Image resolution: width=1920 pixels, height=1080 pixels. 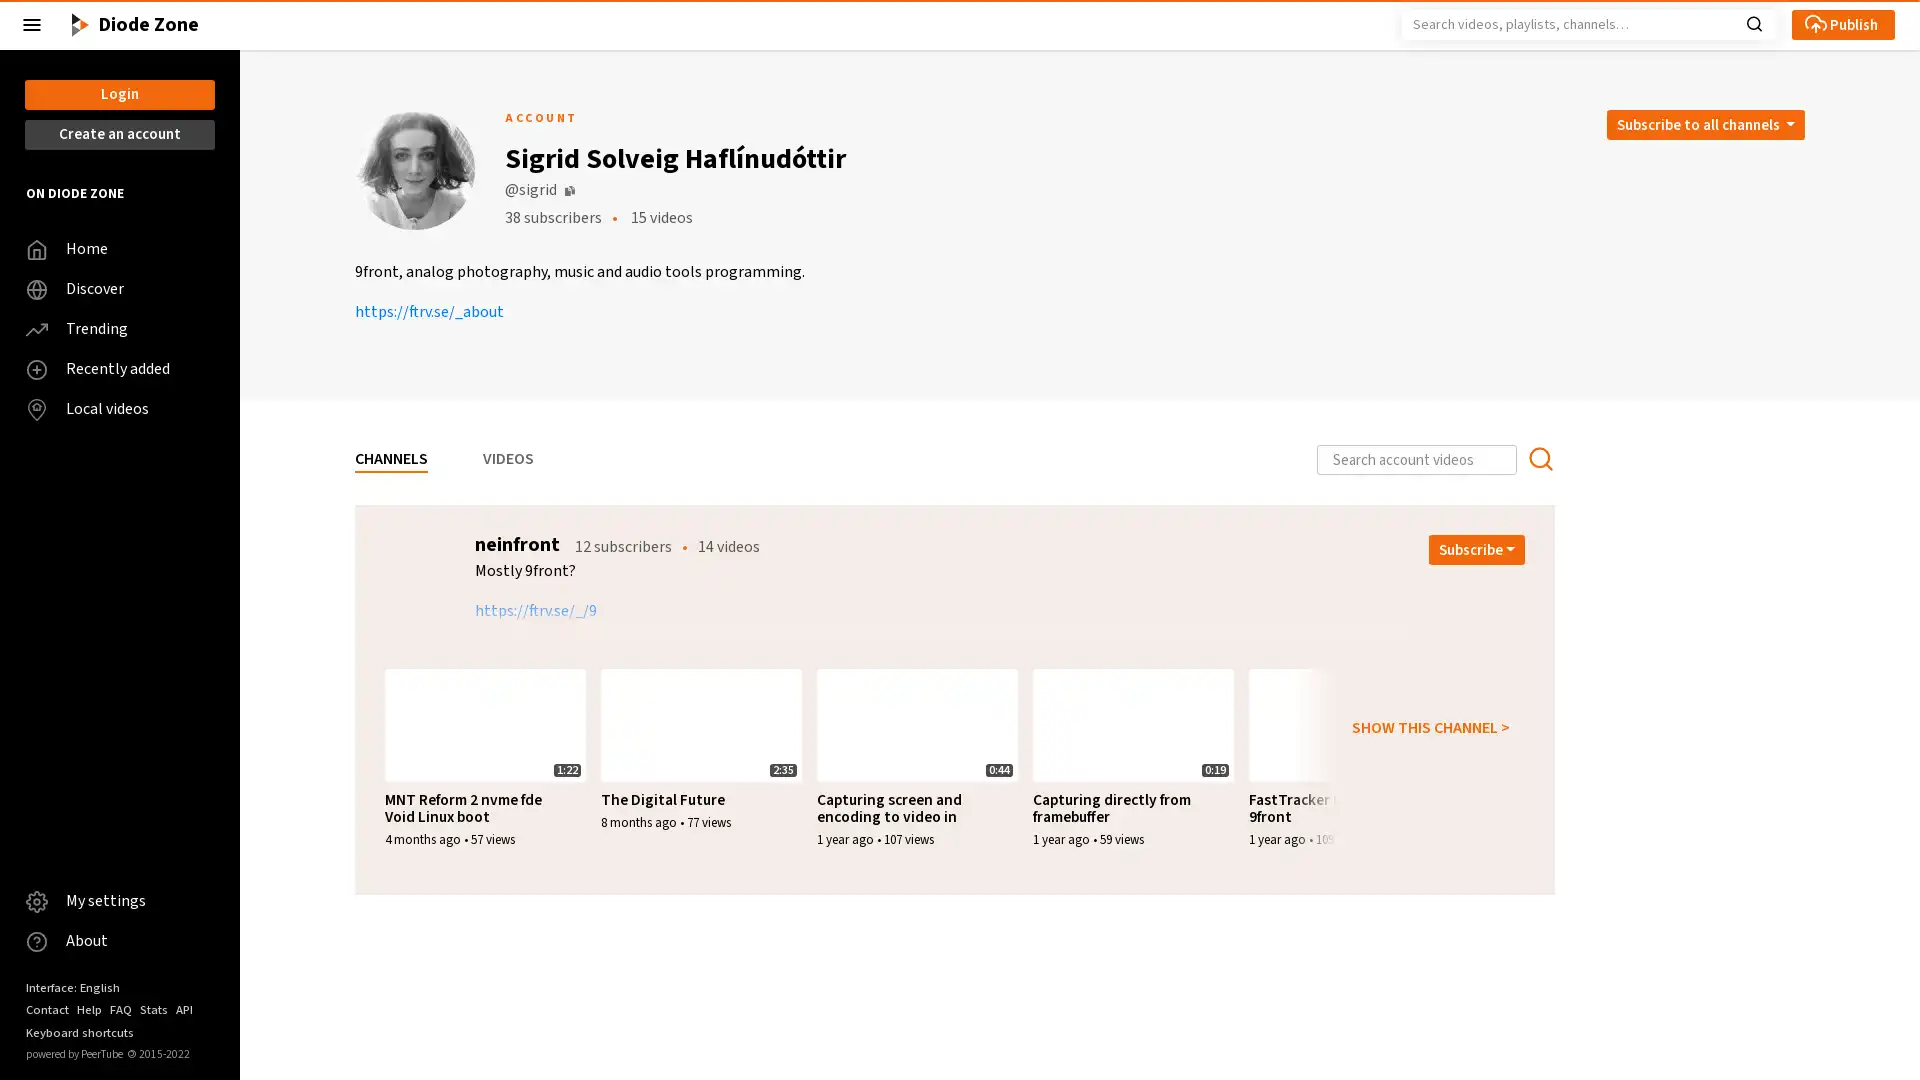 I want to click on Search, so click(x=1539, y=459).